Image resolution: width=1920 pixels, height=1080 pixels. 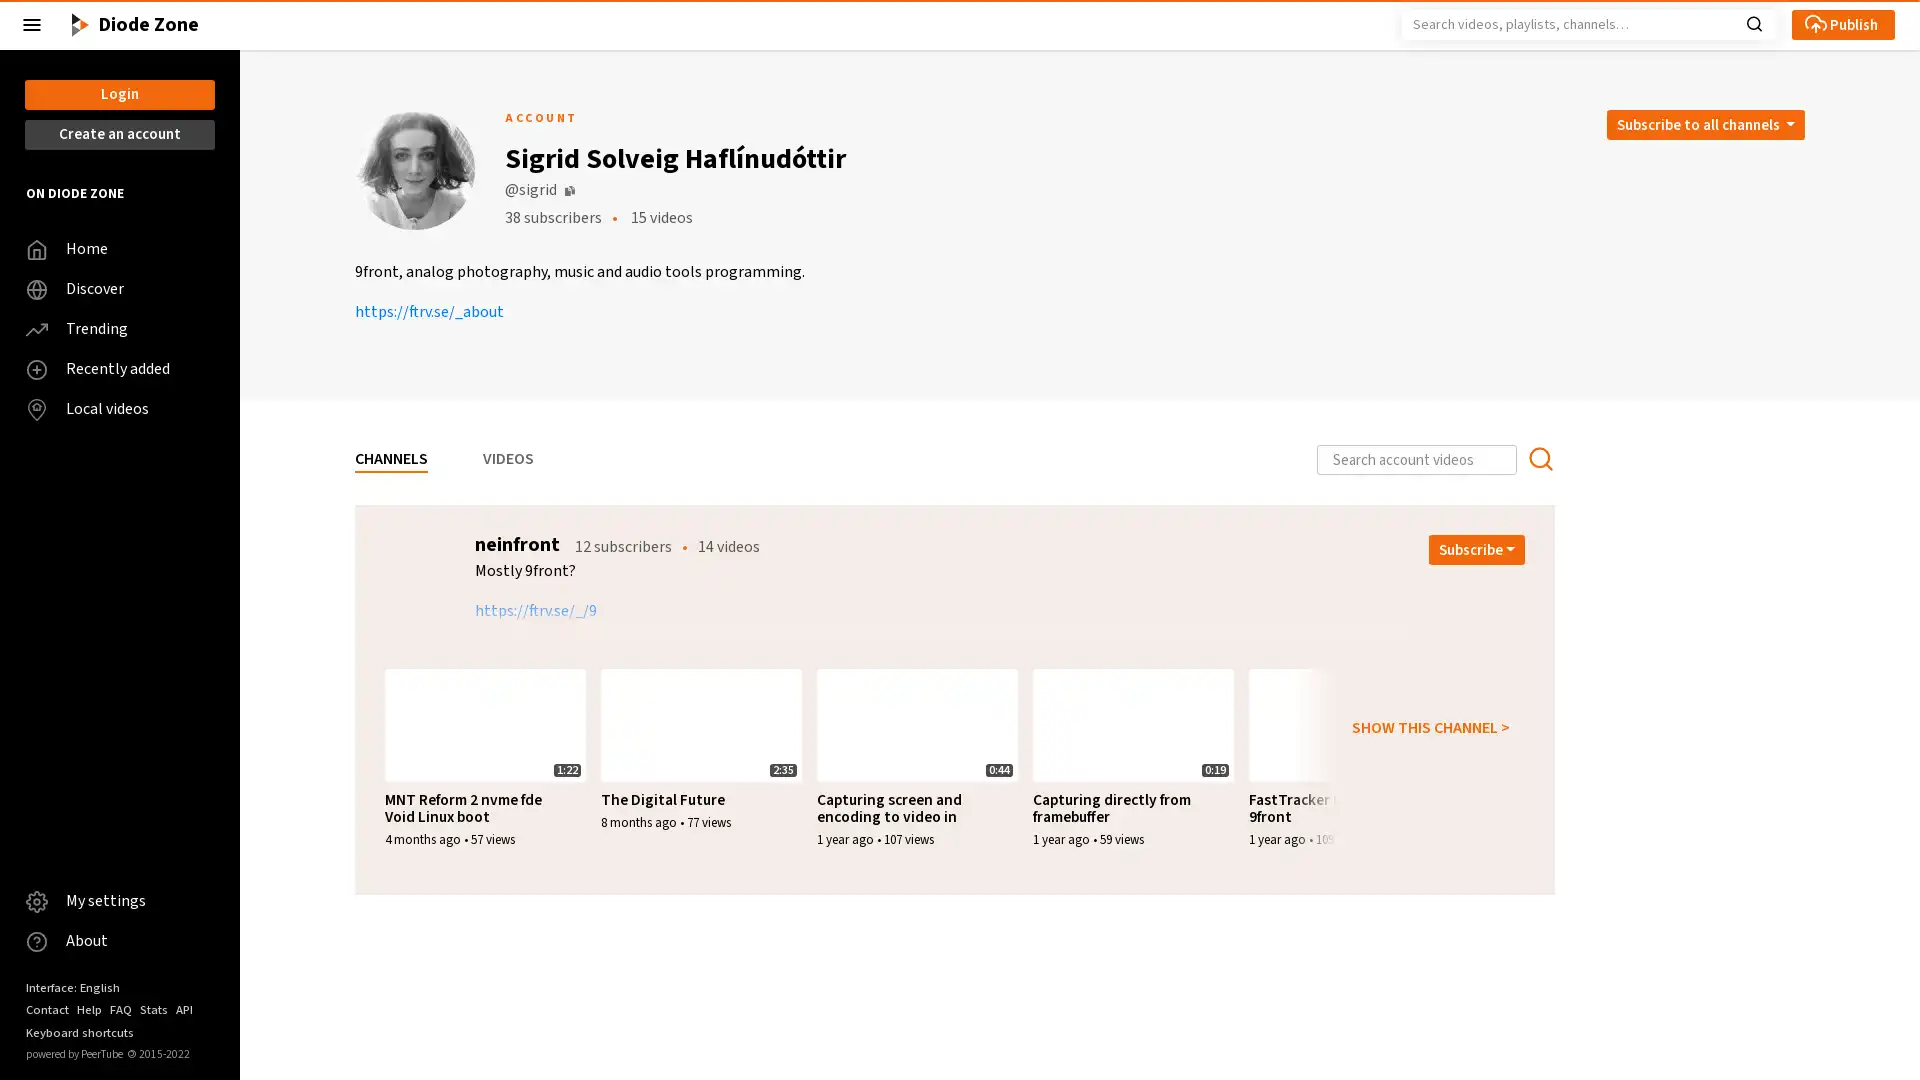 I want to click on Search, so click(x=1539, y=459).